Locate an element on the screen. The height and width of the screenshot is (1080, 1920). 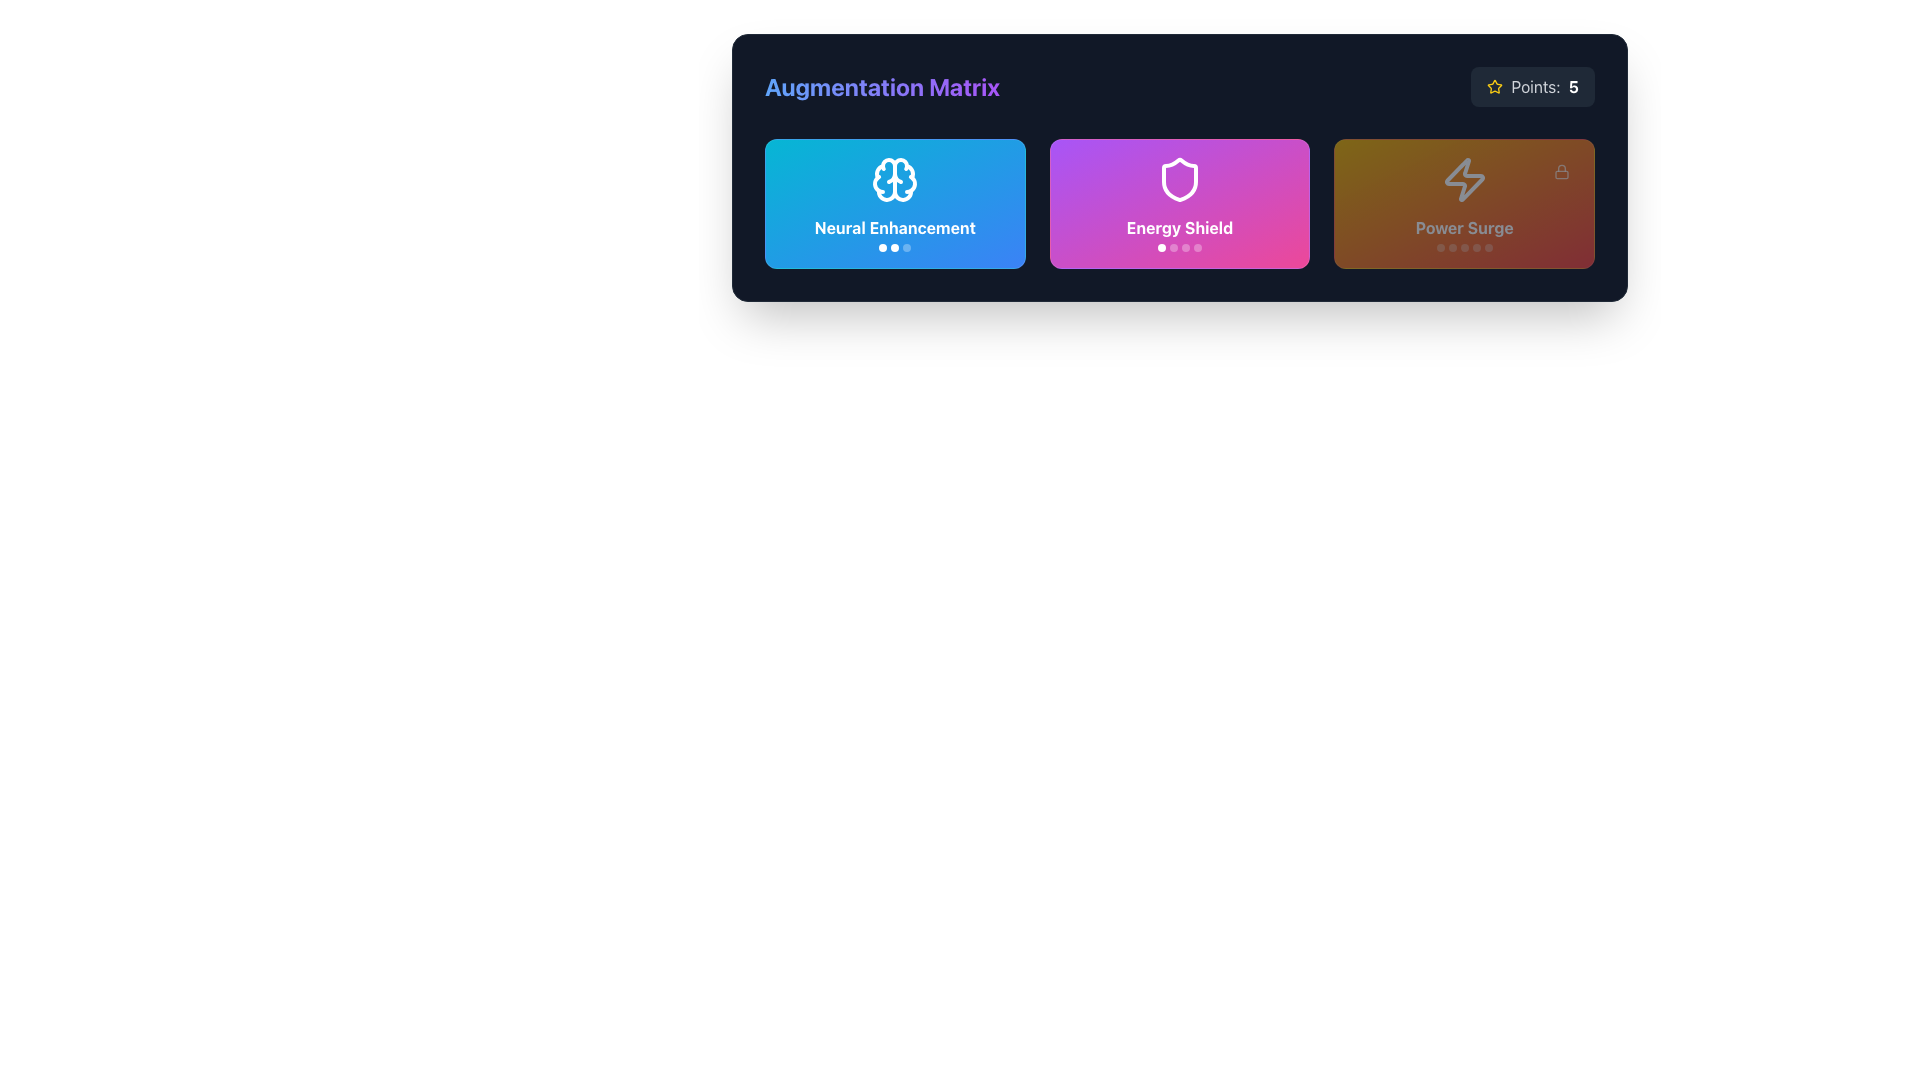
the Text Label located in the header section, which serves as a title or heading for the associated content is located at coordinates (881, 86).